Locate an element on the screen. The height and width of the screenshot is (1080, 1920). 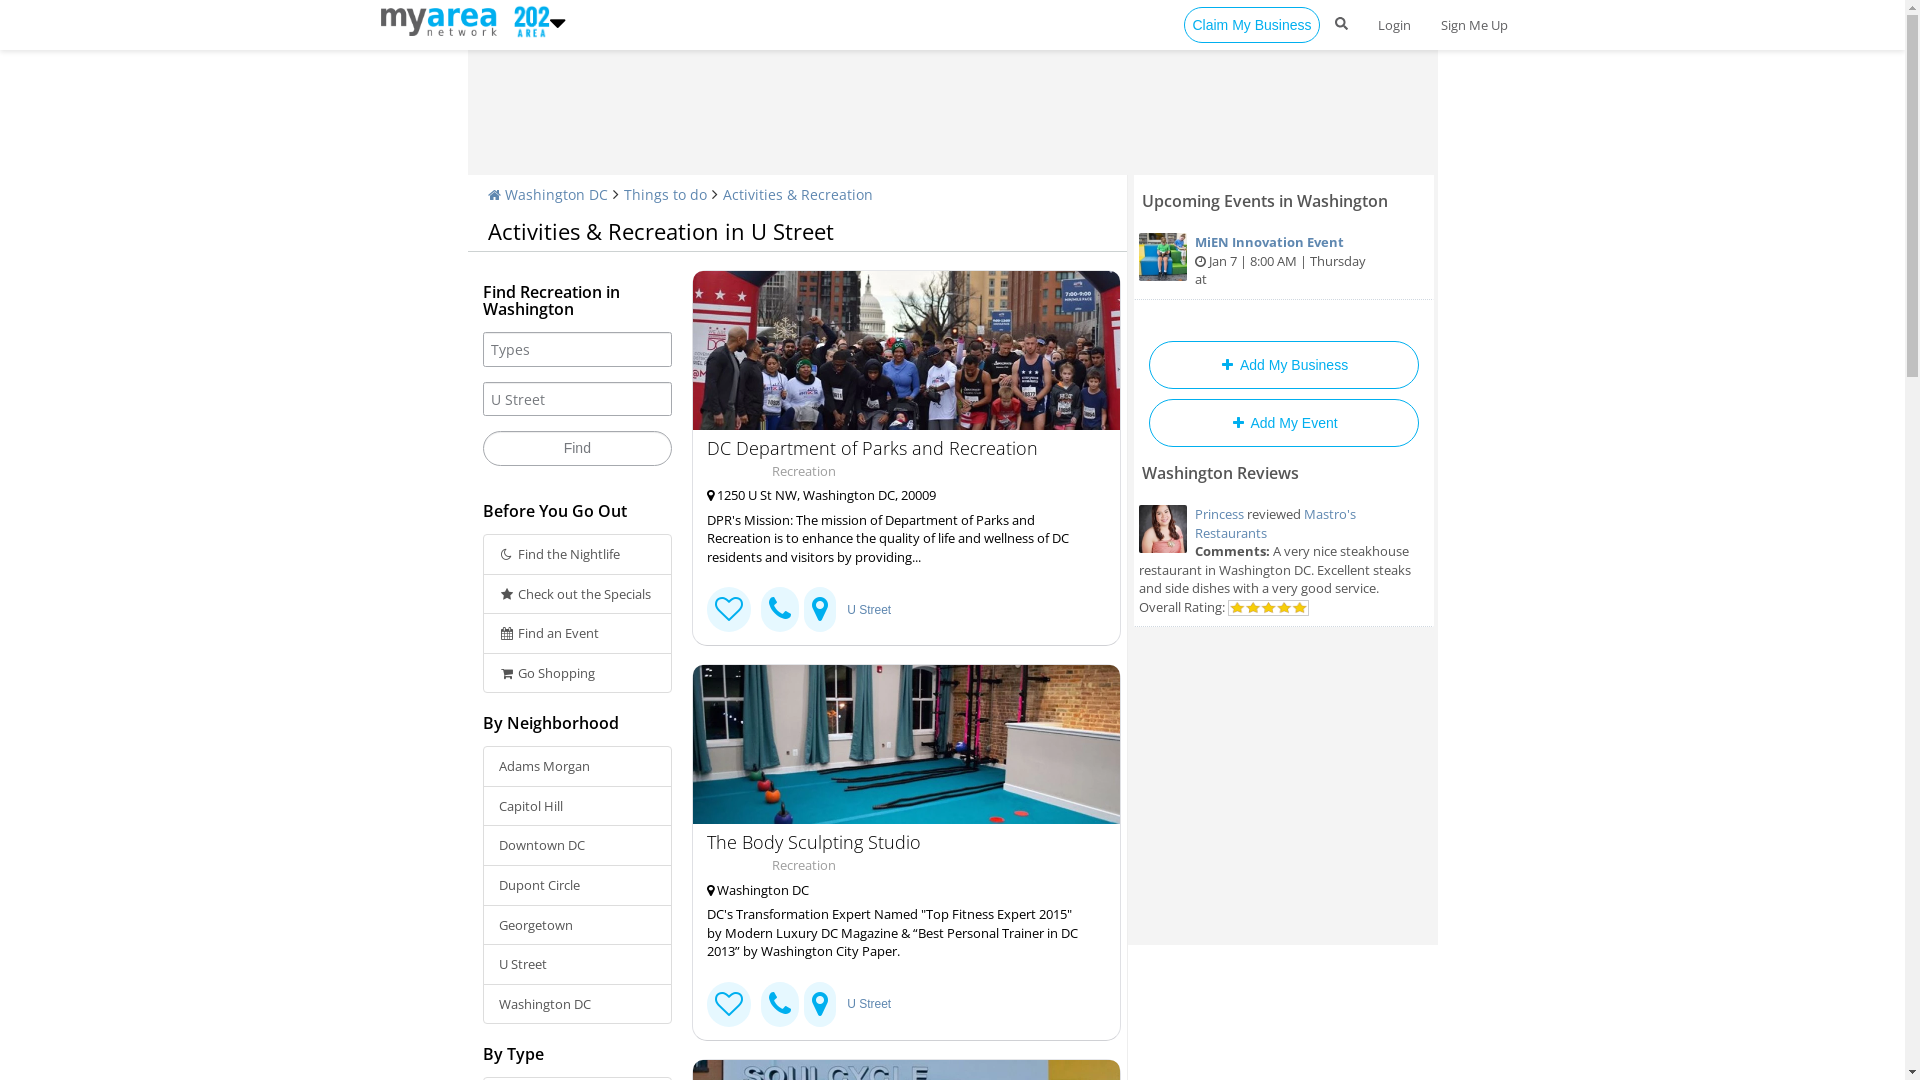
'Business Location' is located at coordinates (820, 1004).